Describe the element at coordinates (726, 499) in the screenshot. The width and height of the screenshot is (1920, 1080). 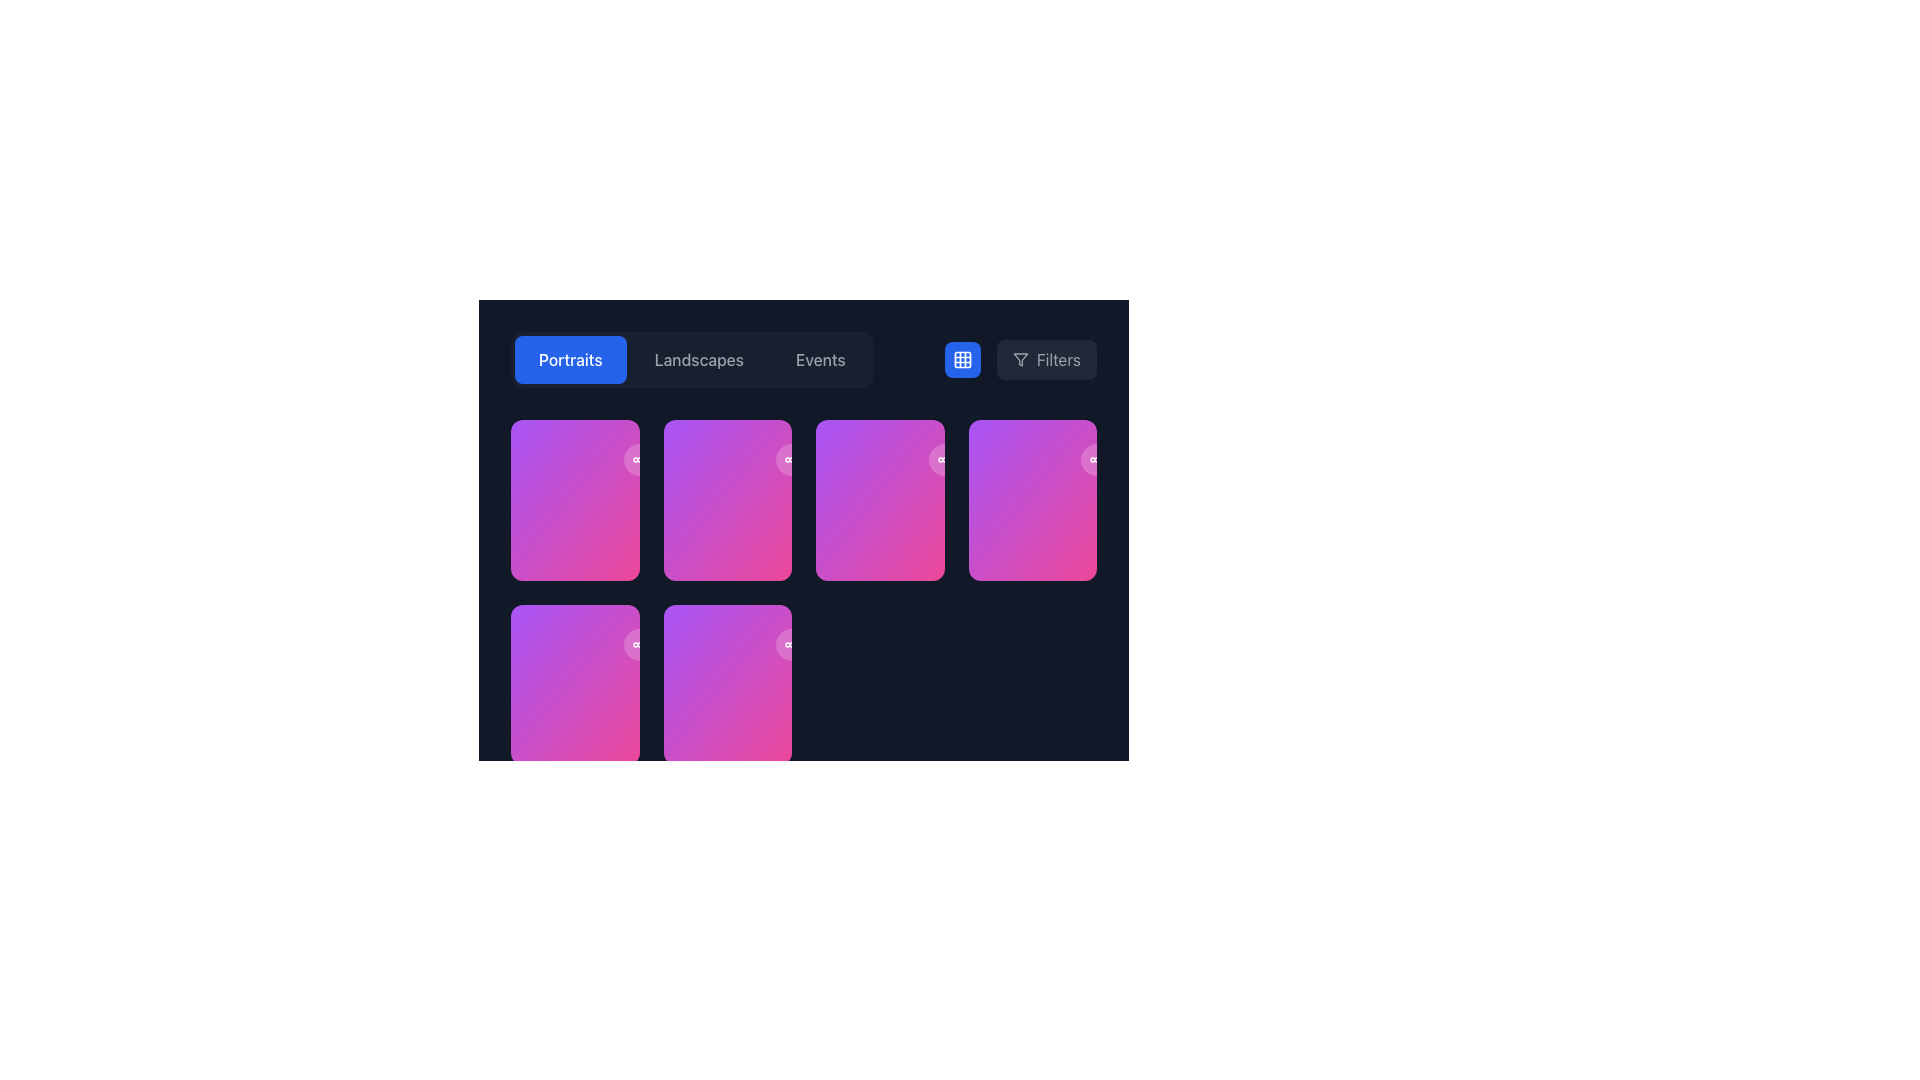
I see `the second card in the second row of the grid layout` at that location.